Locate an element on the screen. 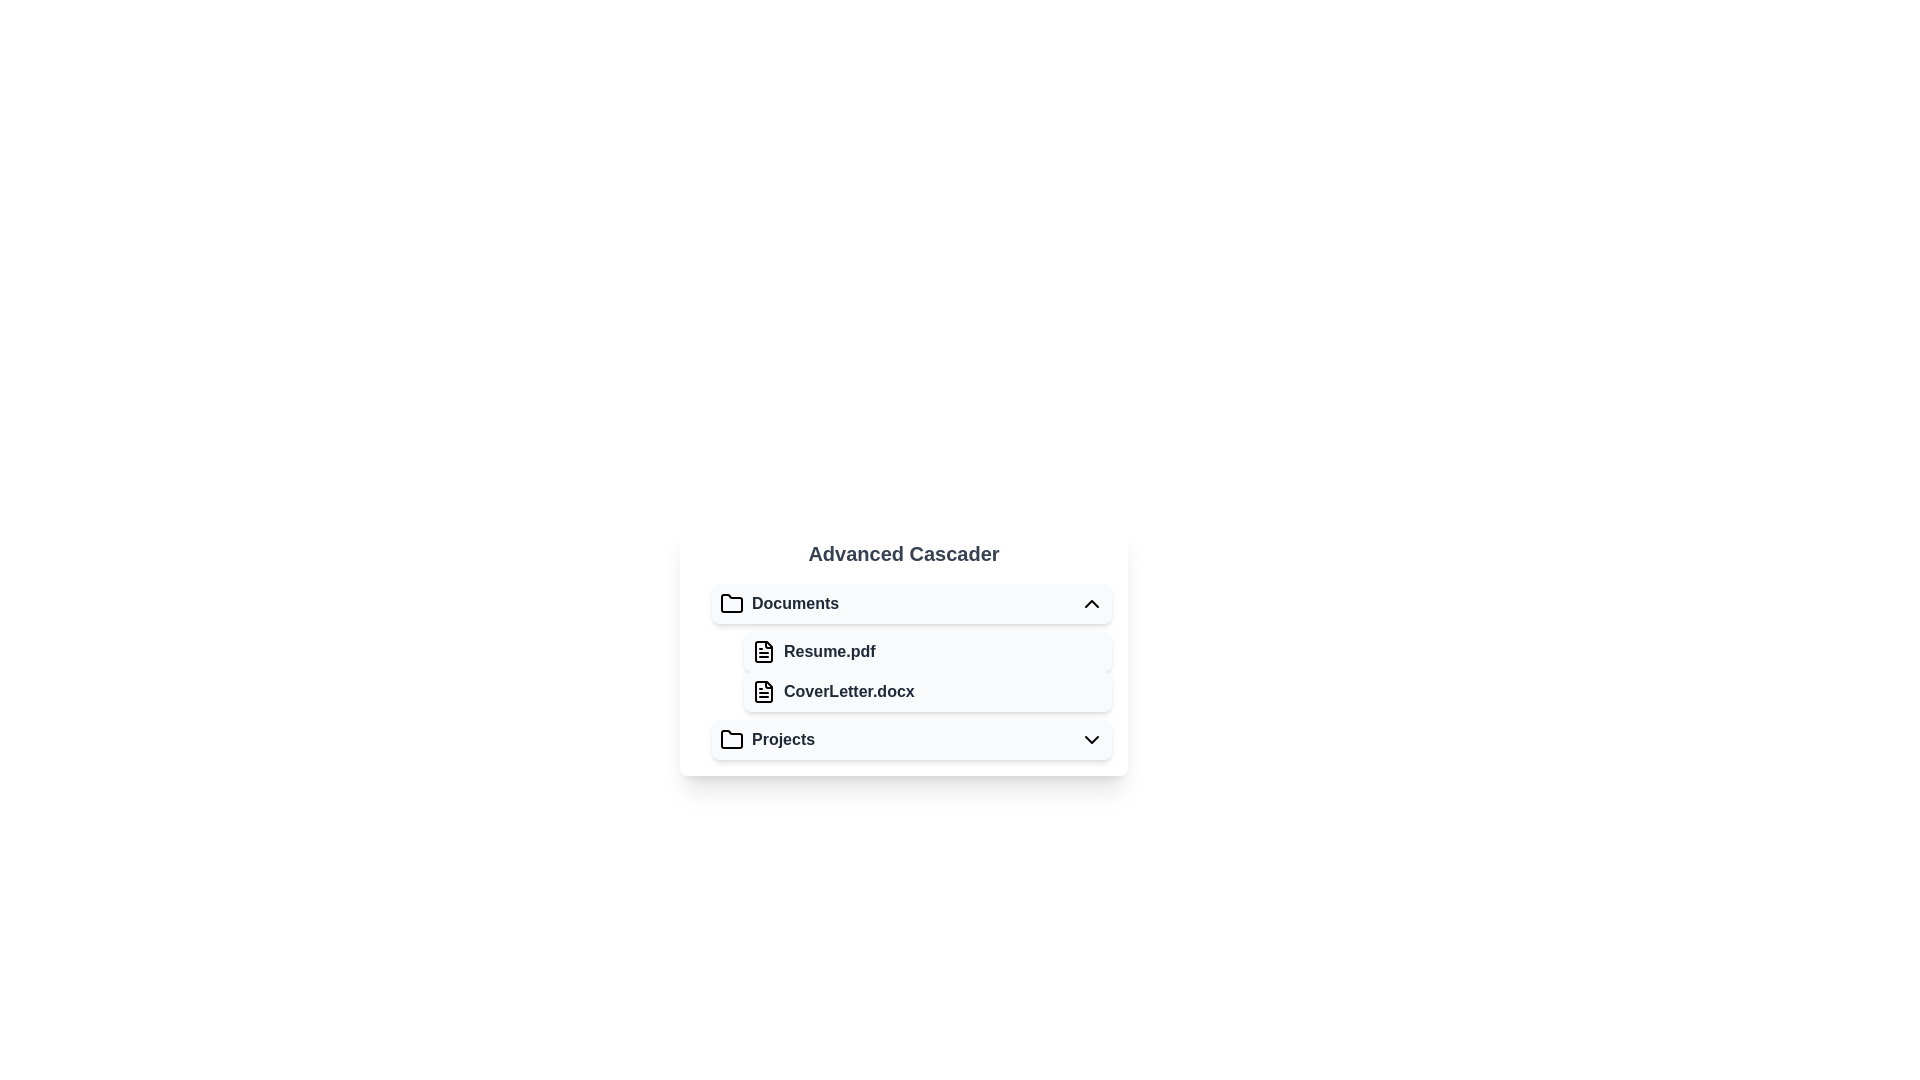 The image size is (1920, 1080). the 'CoverLetter.docx' file representation in the file browser is located at coordinates (833, 690).